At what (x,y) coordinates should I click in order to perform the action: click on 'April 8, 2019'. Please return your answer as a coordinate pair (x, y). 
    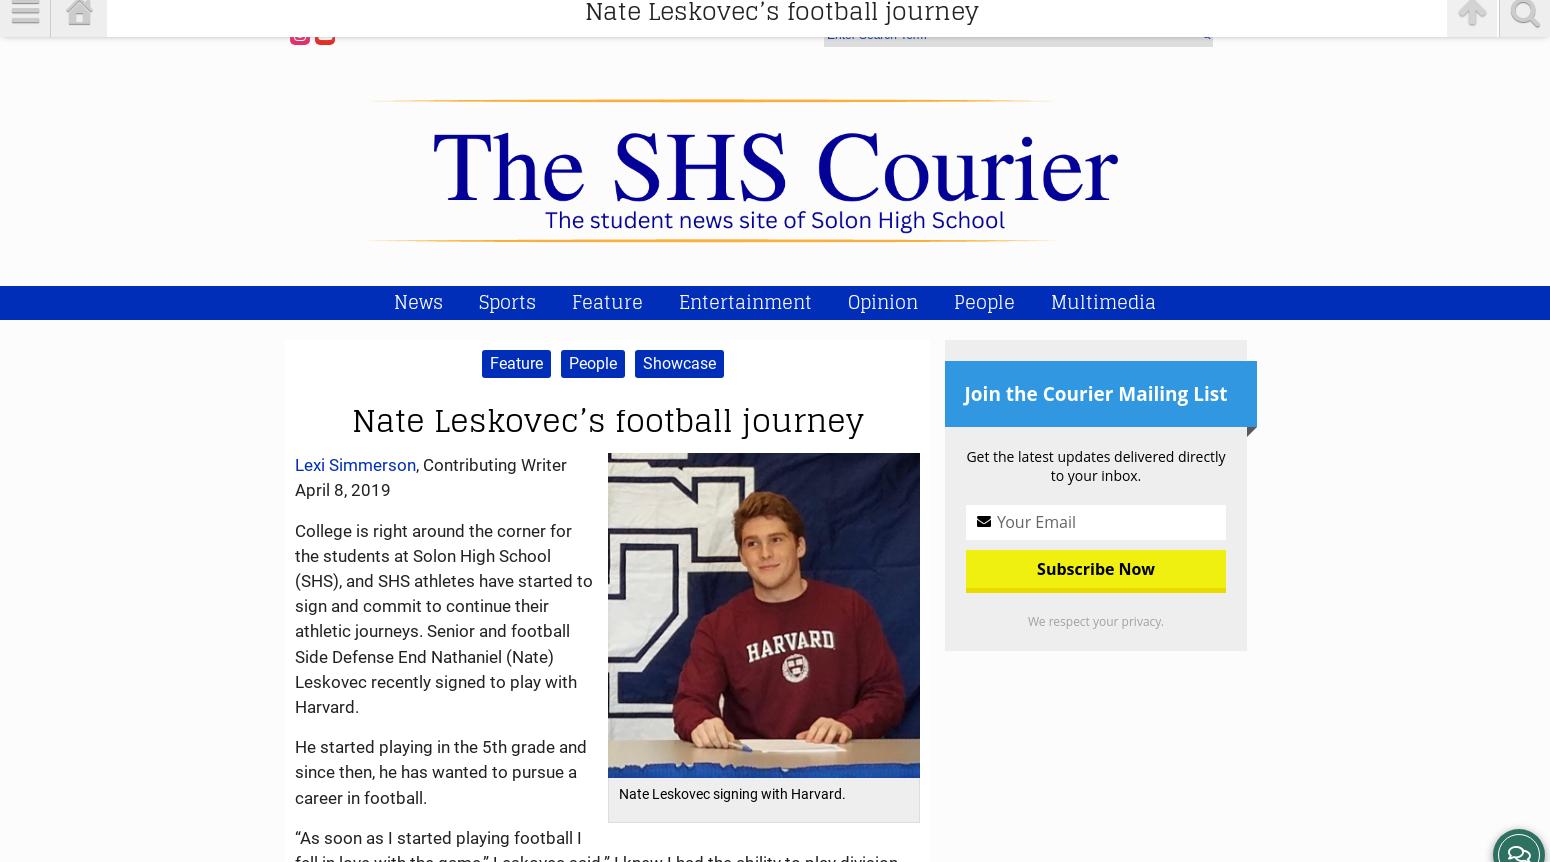
    Looking at the image, I should click on (342, 489).